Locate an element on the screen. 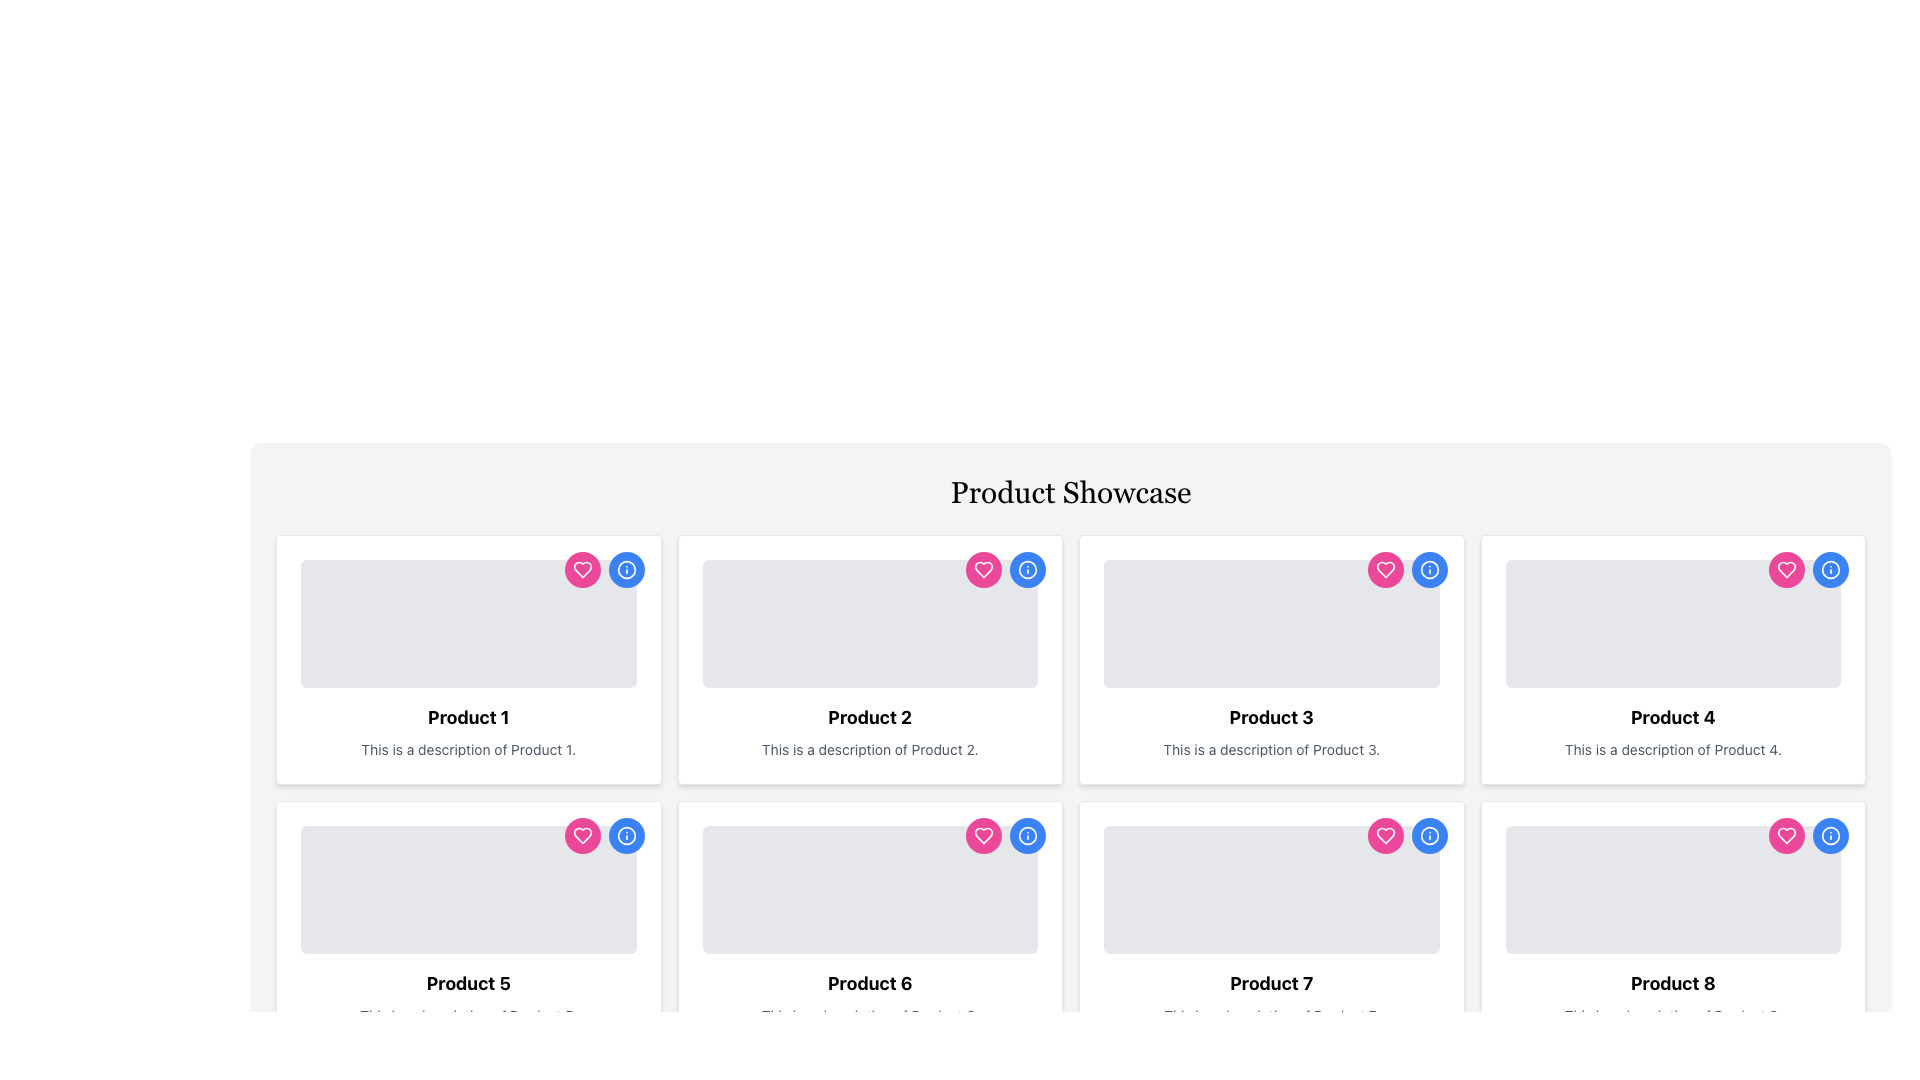 This screenshot has width=1920, height=1080. the heart-shaped icon with a pink outline located in the top-right corner of the 'Product 2' card is located at coordinates (581, 570).